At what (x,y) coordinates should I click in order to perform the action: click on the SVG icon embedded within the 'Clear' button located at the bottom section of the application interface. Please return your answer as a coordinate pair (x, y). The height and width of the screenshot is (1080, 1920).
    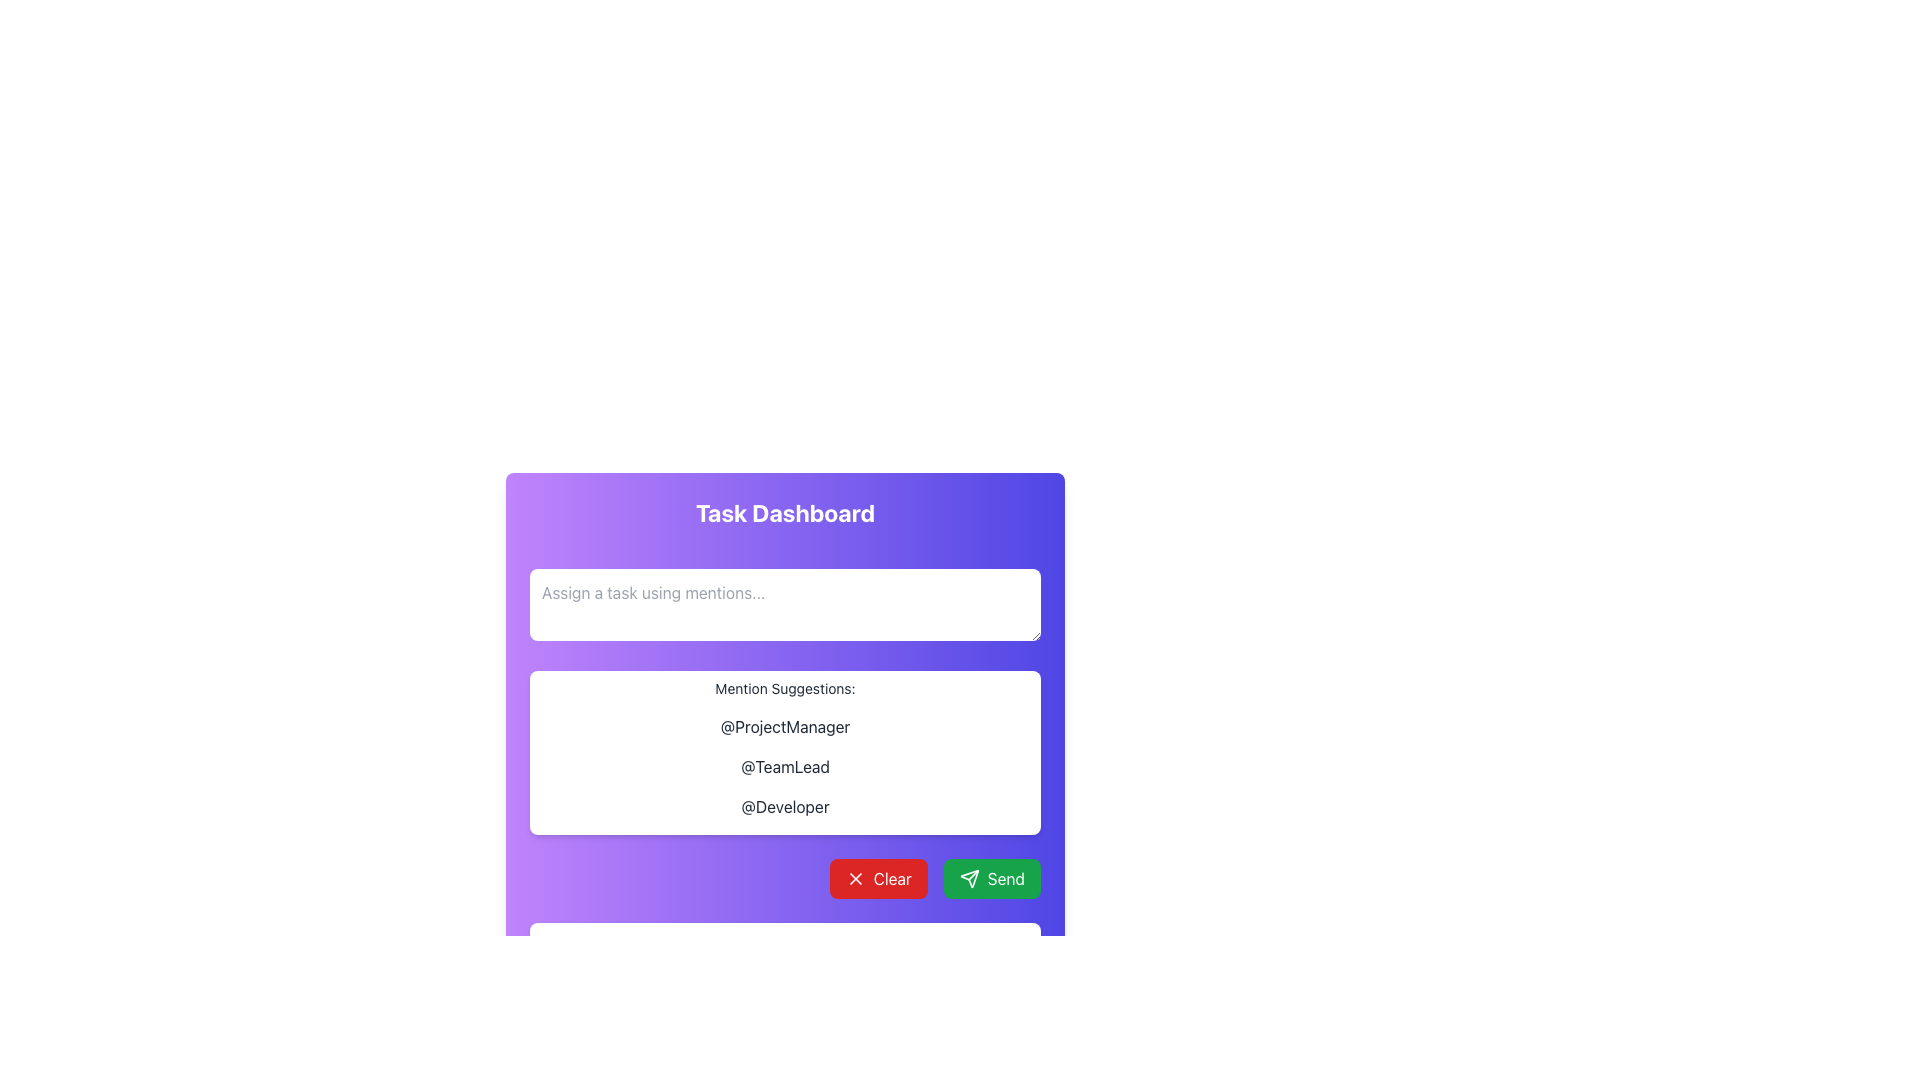
    Looking at the image, I should click on (855, 878).